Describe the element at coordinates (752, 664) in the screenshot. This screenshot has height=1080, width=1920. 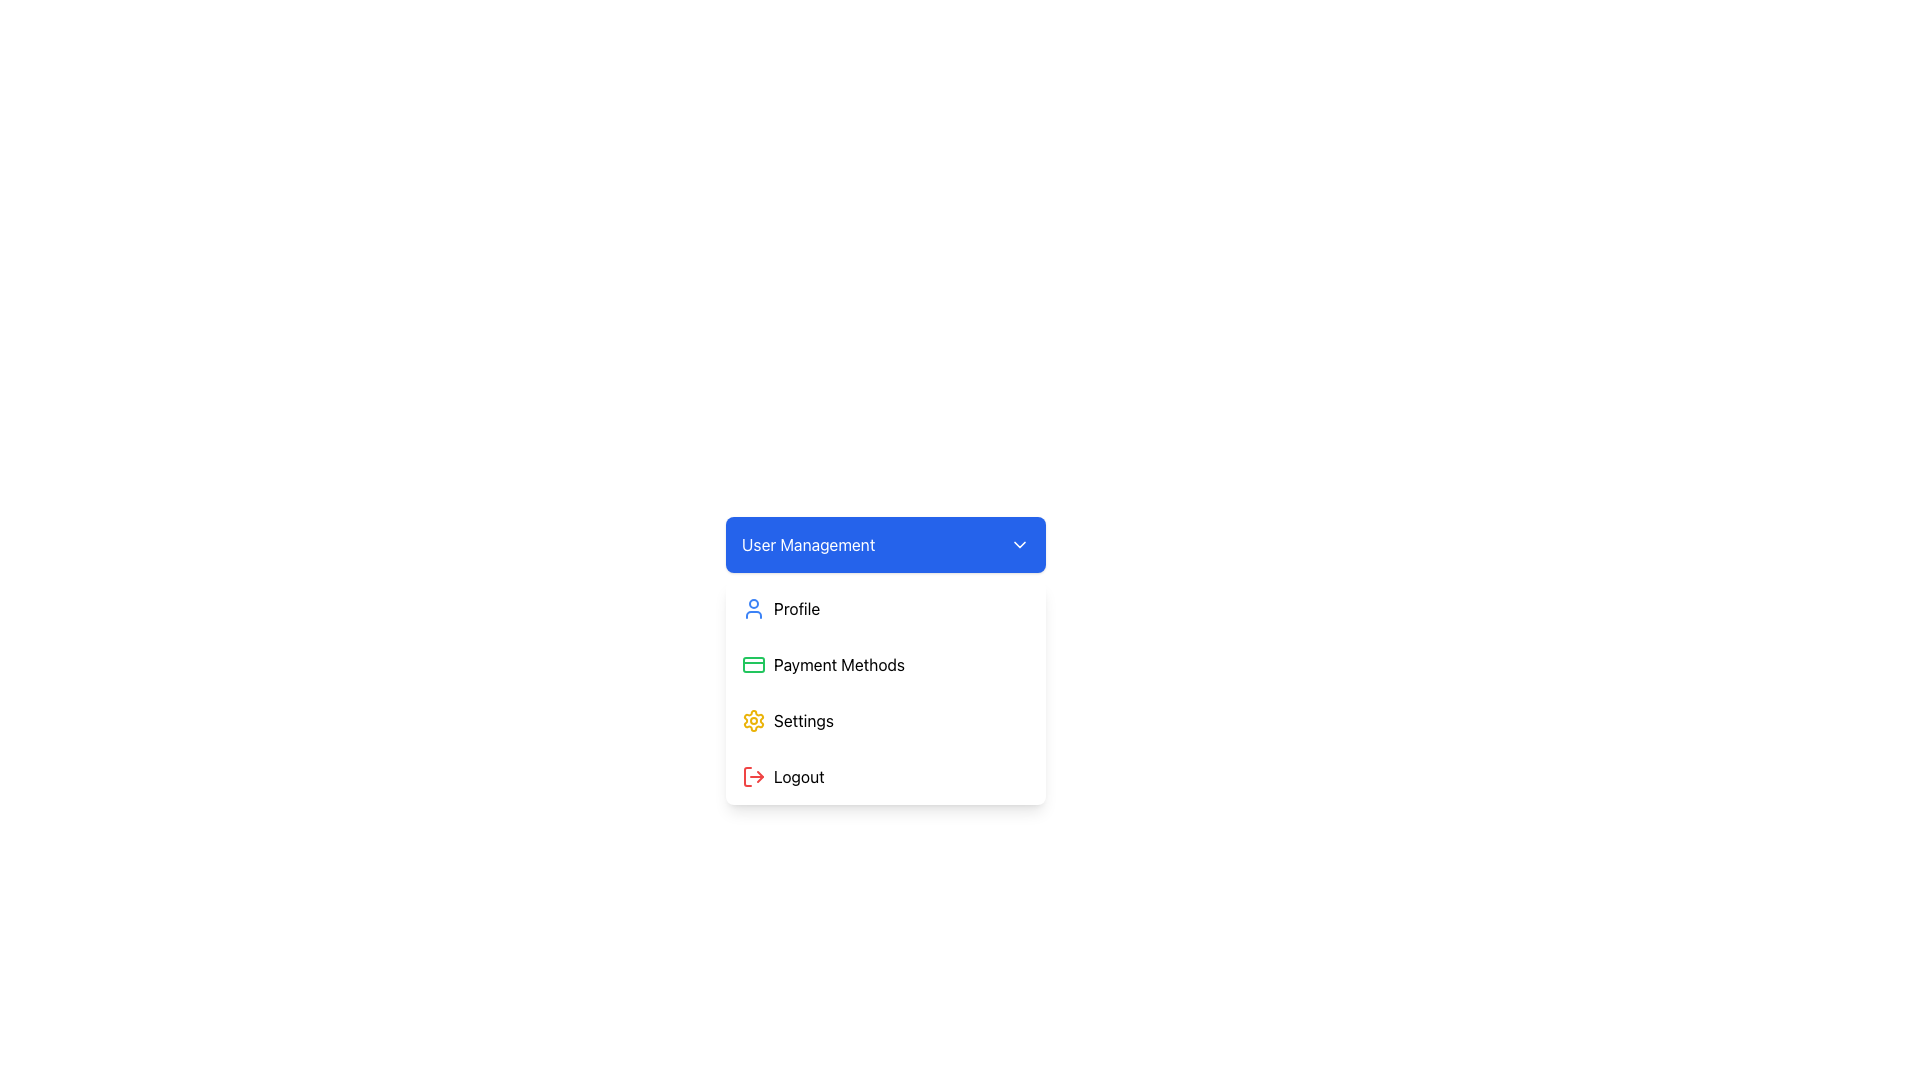
I see `the SVG rectangle icon representing the 'Payment Methods' menu item, which has rounded corners and is positioned above a horizontal line in the dropdown menu` at that location.